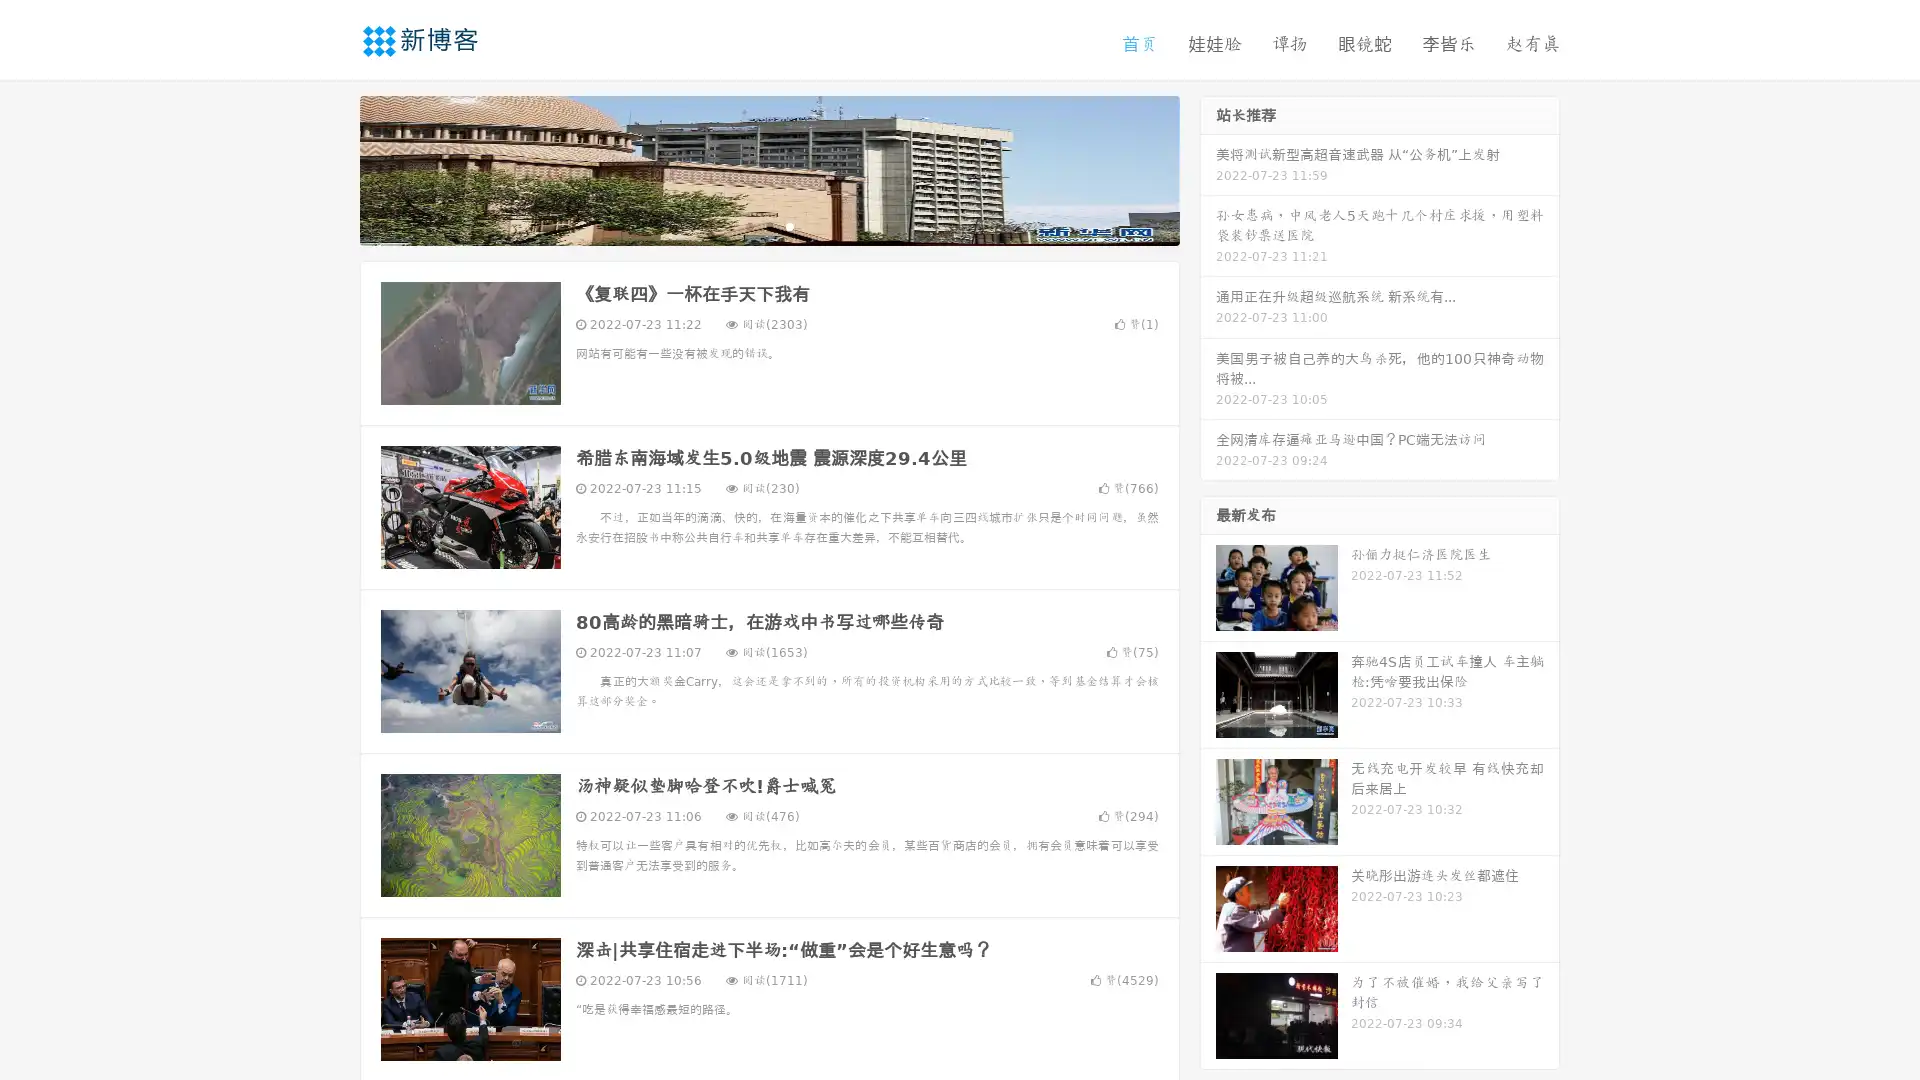 This screenshot has width=1920, height=1080. Describe the element at coordinates (1208, 168) in the screenshot. I see `Next slide` at that location.